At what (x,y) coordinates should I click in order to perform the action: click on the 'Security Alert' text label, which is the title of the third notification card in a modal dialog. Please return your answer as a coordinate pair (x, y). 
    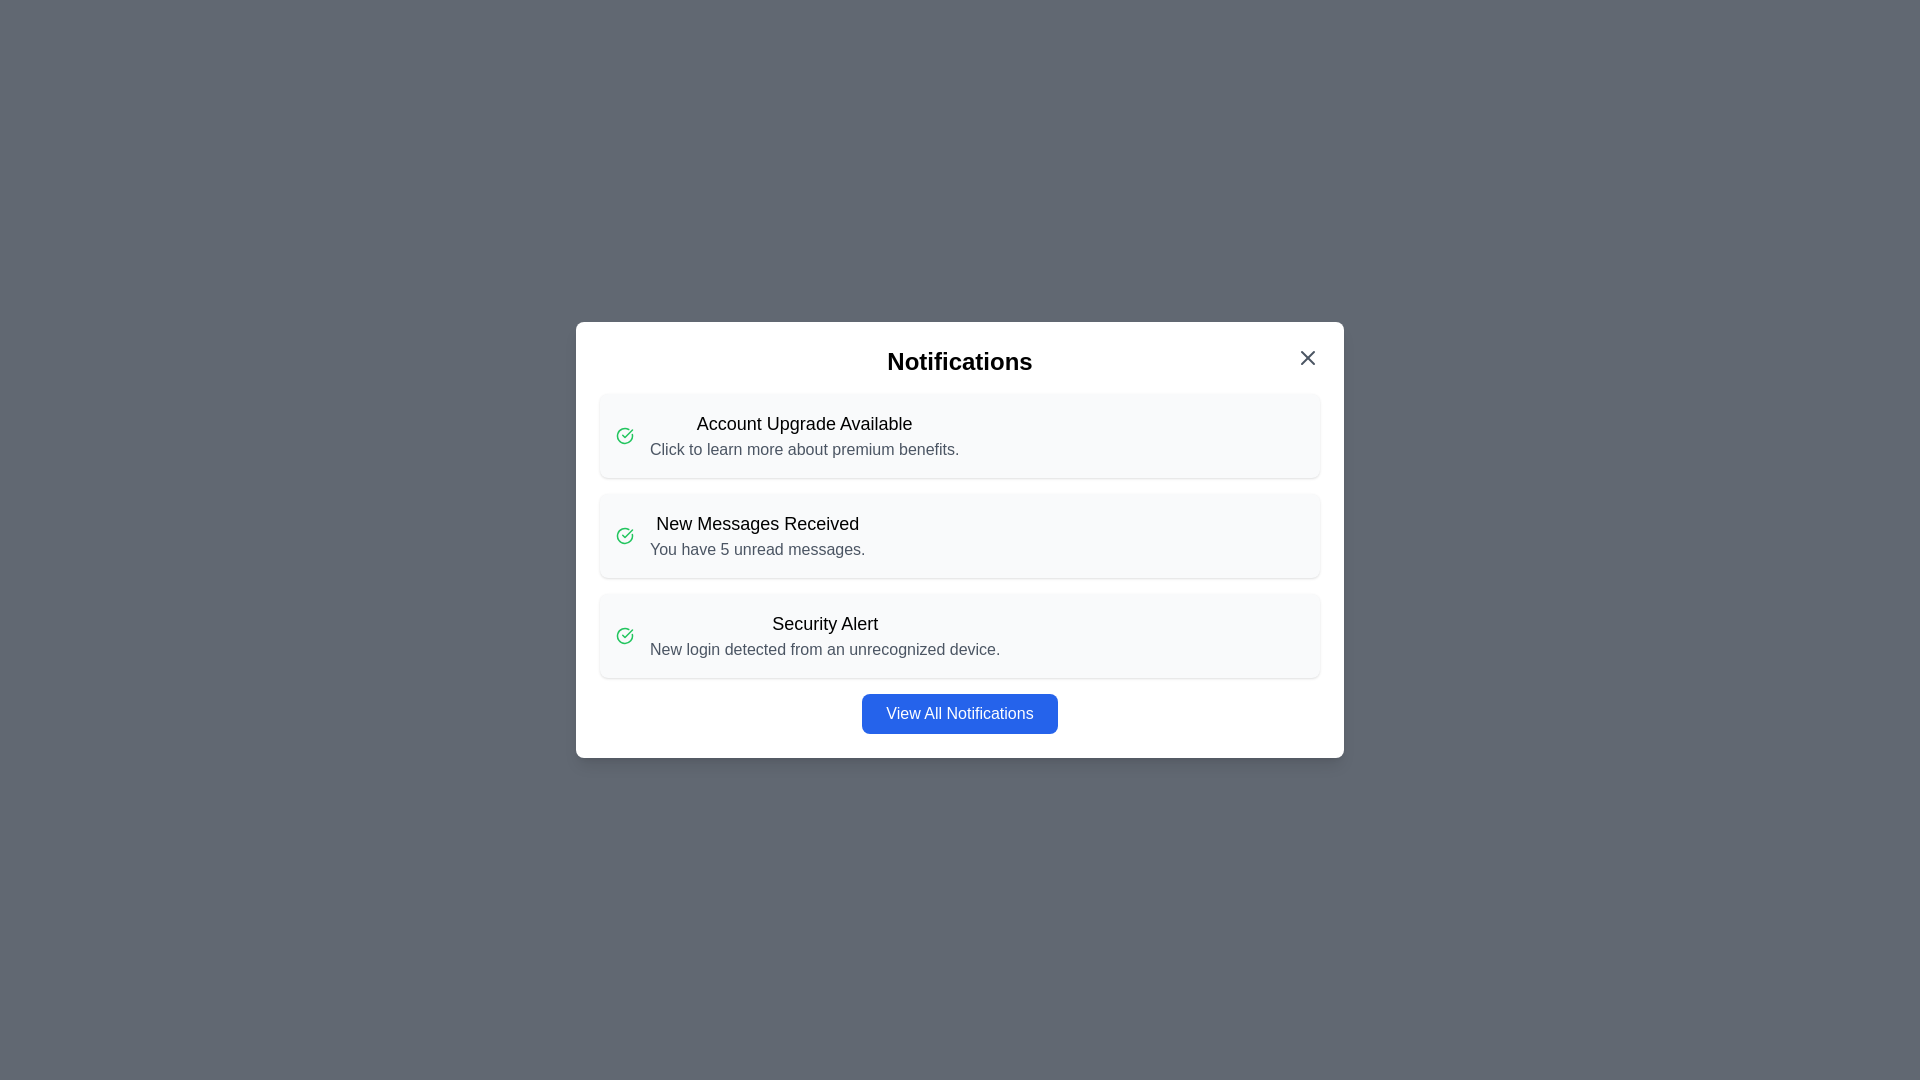
    Looking at the image, I should click on (825, 623).